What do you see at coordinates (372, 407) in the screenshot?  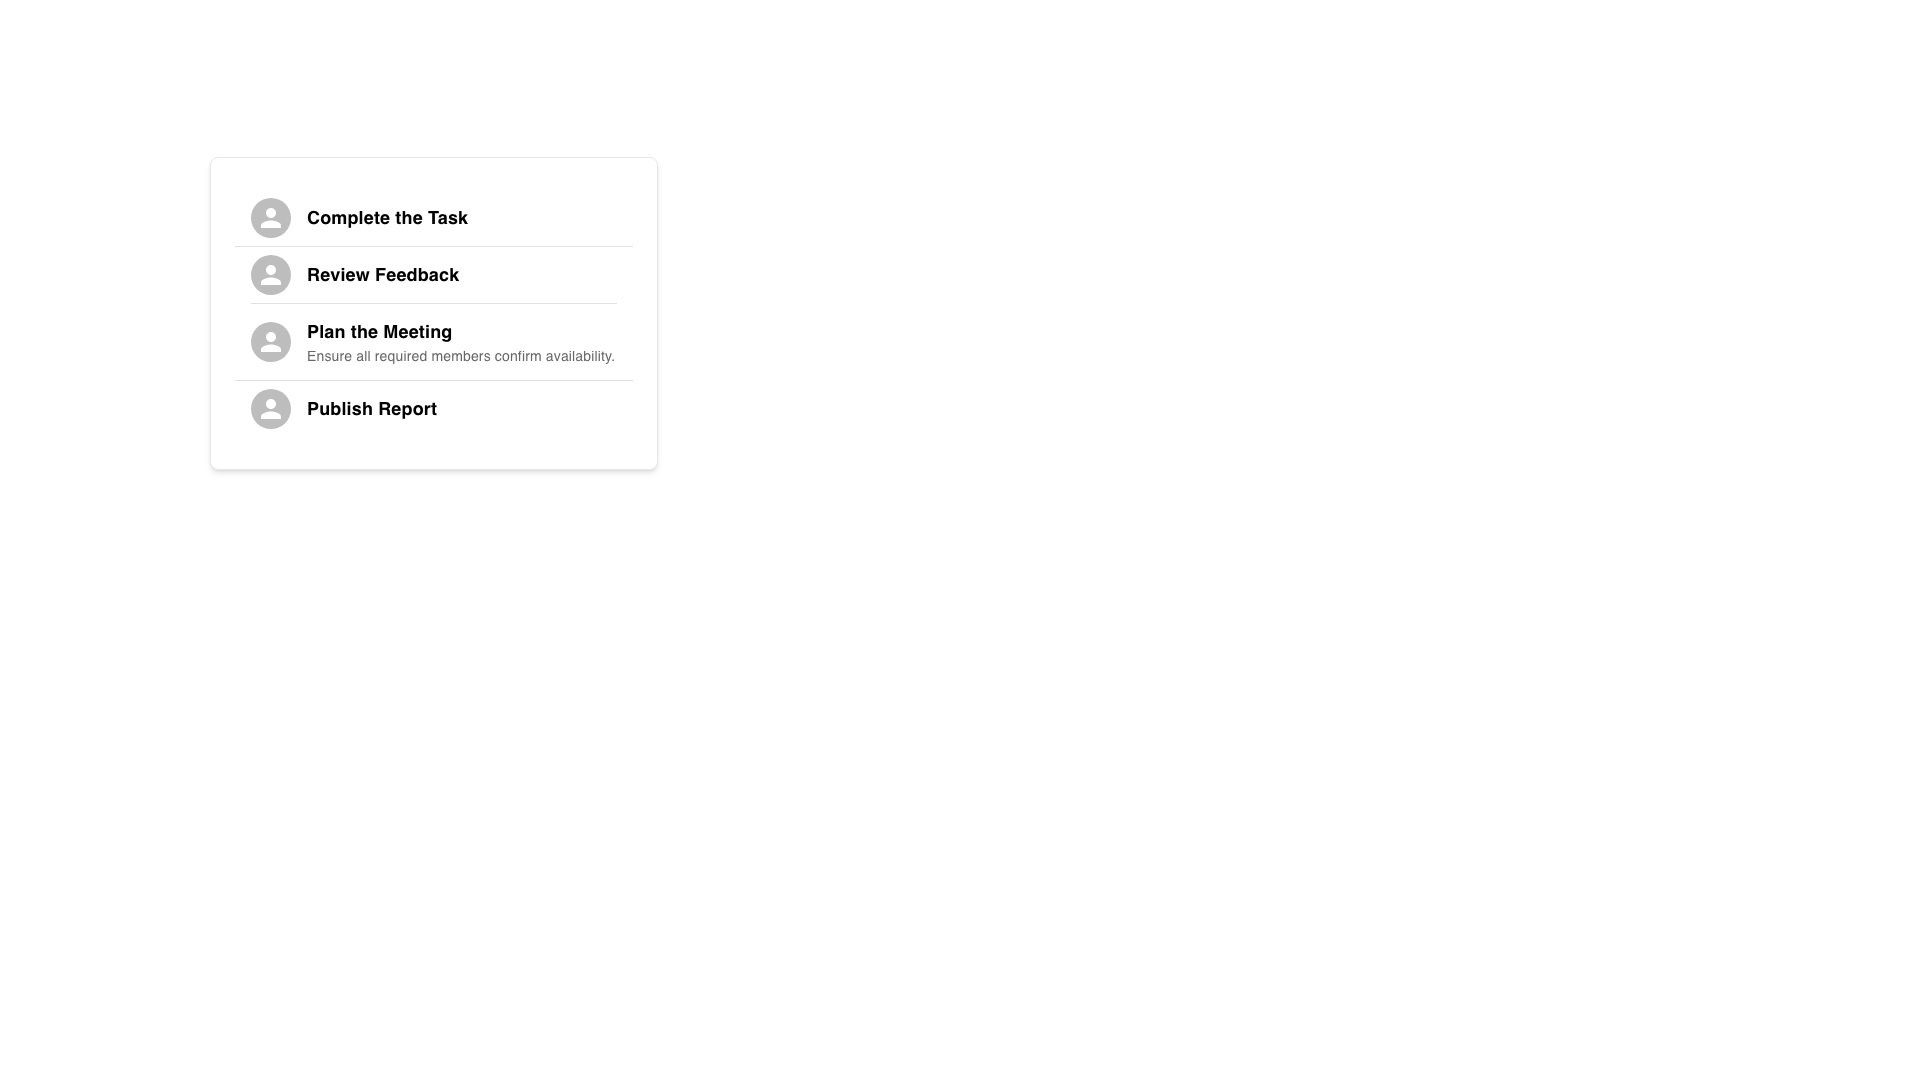 I see `the text label styled in bold, black font that contains the content 'Publish Report', which is the fourth item in a vertical list within a card-like UI component, positioned directly below 'Plan the Meeting'` at bounding box center [372, 407].